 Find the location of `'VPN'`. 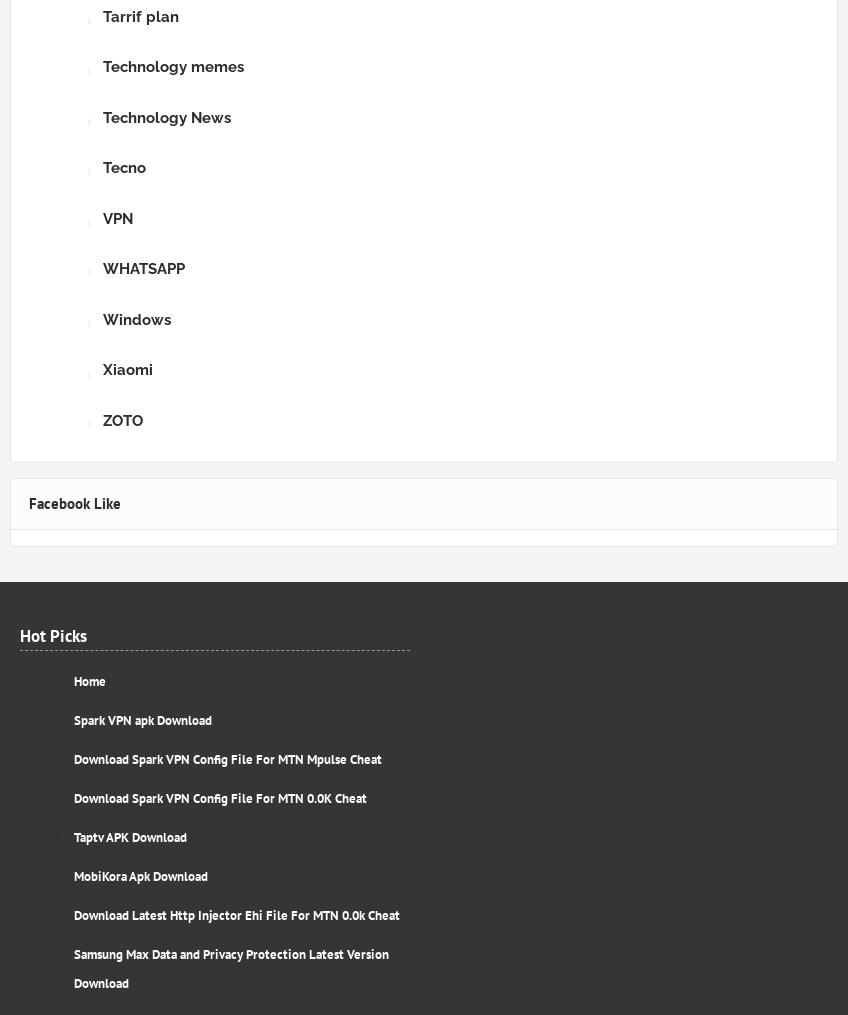

'VPN' is located at coordinates (103, 218).